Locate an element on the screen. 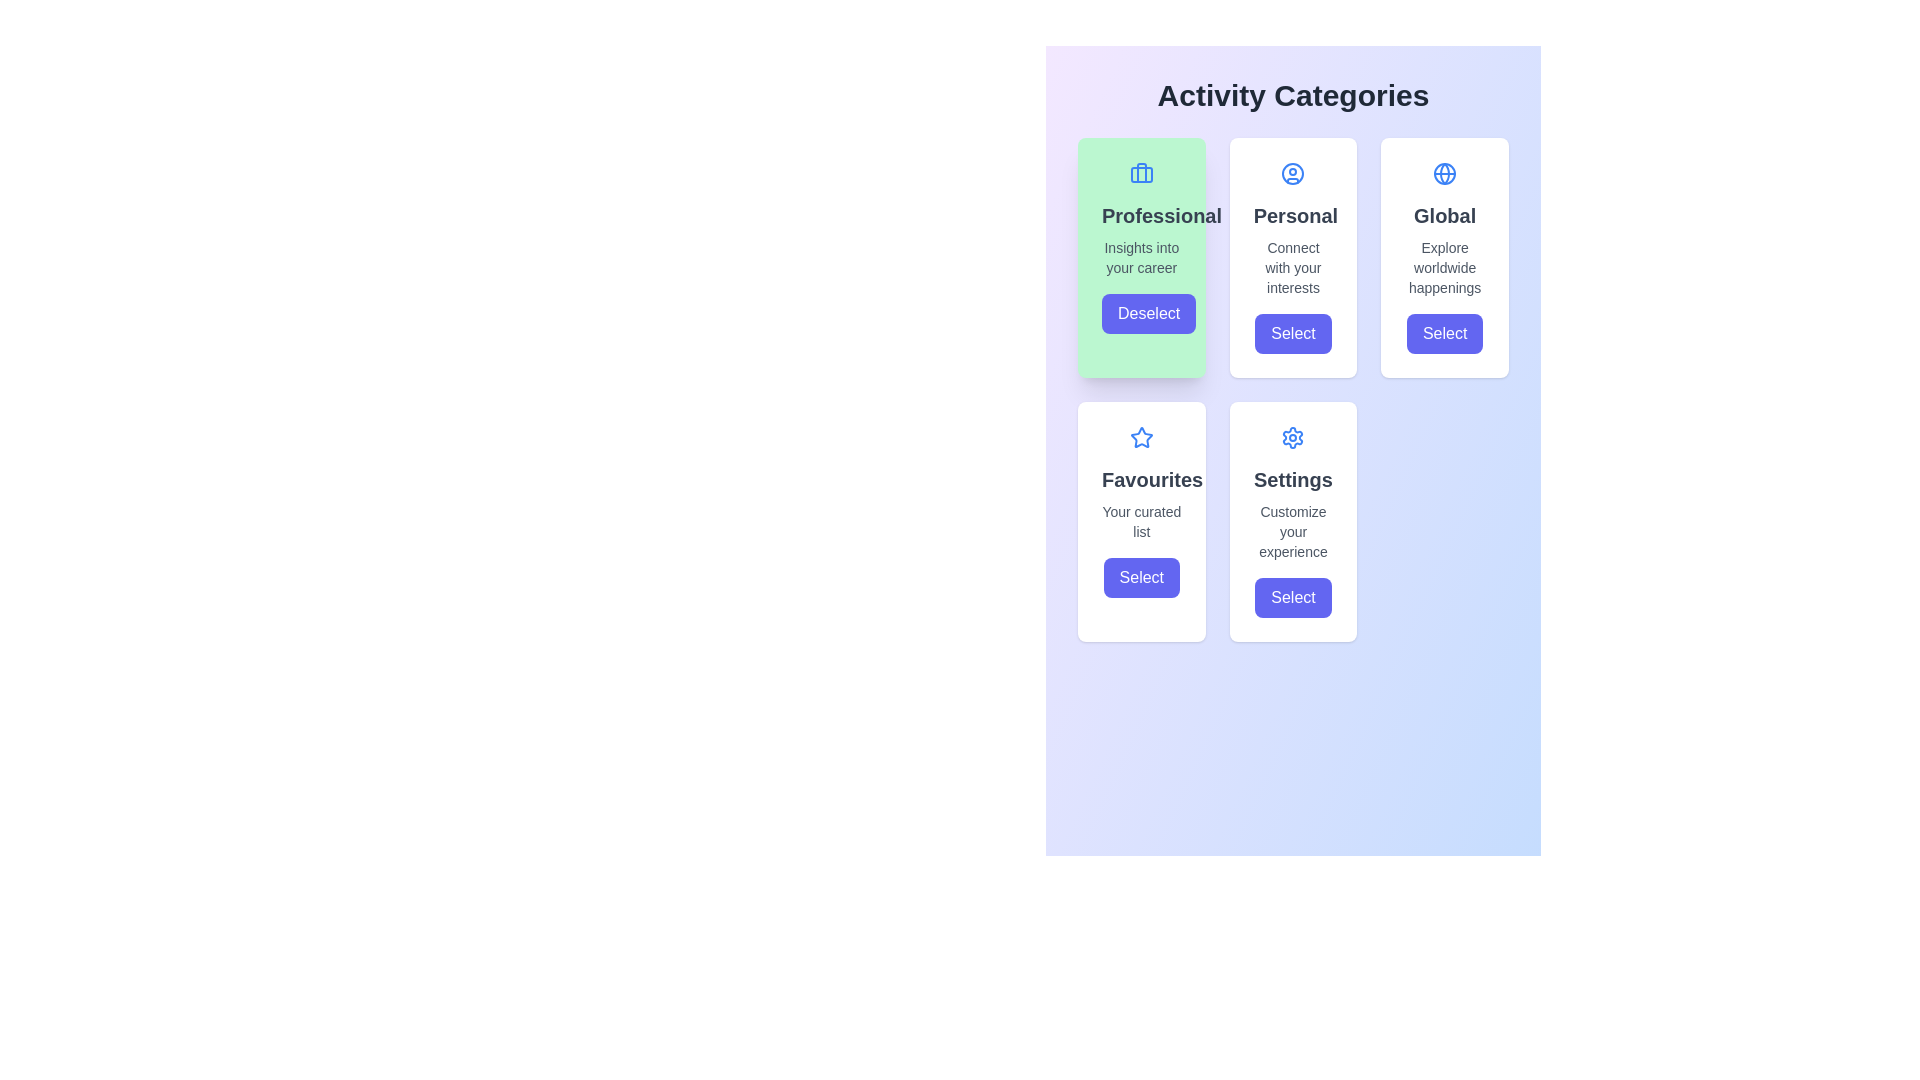  the text element displaying 'Insights into your career' in gray color, located below the 'Professional' title within the green card element is located at coordinates (1141, 257).